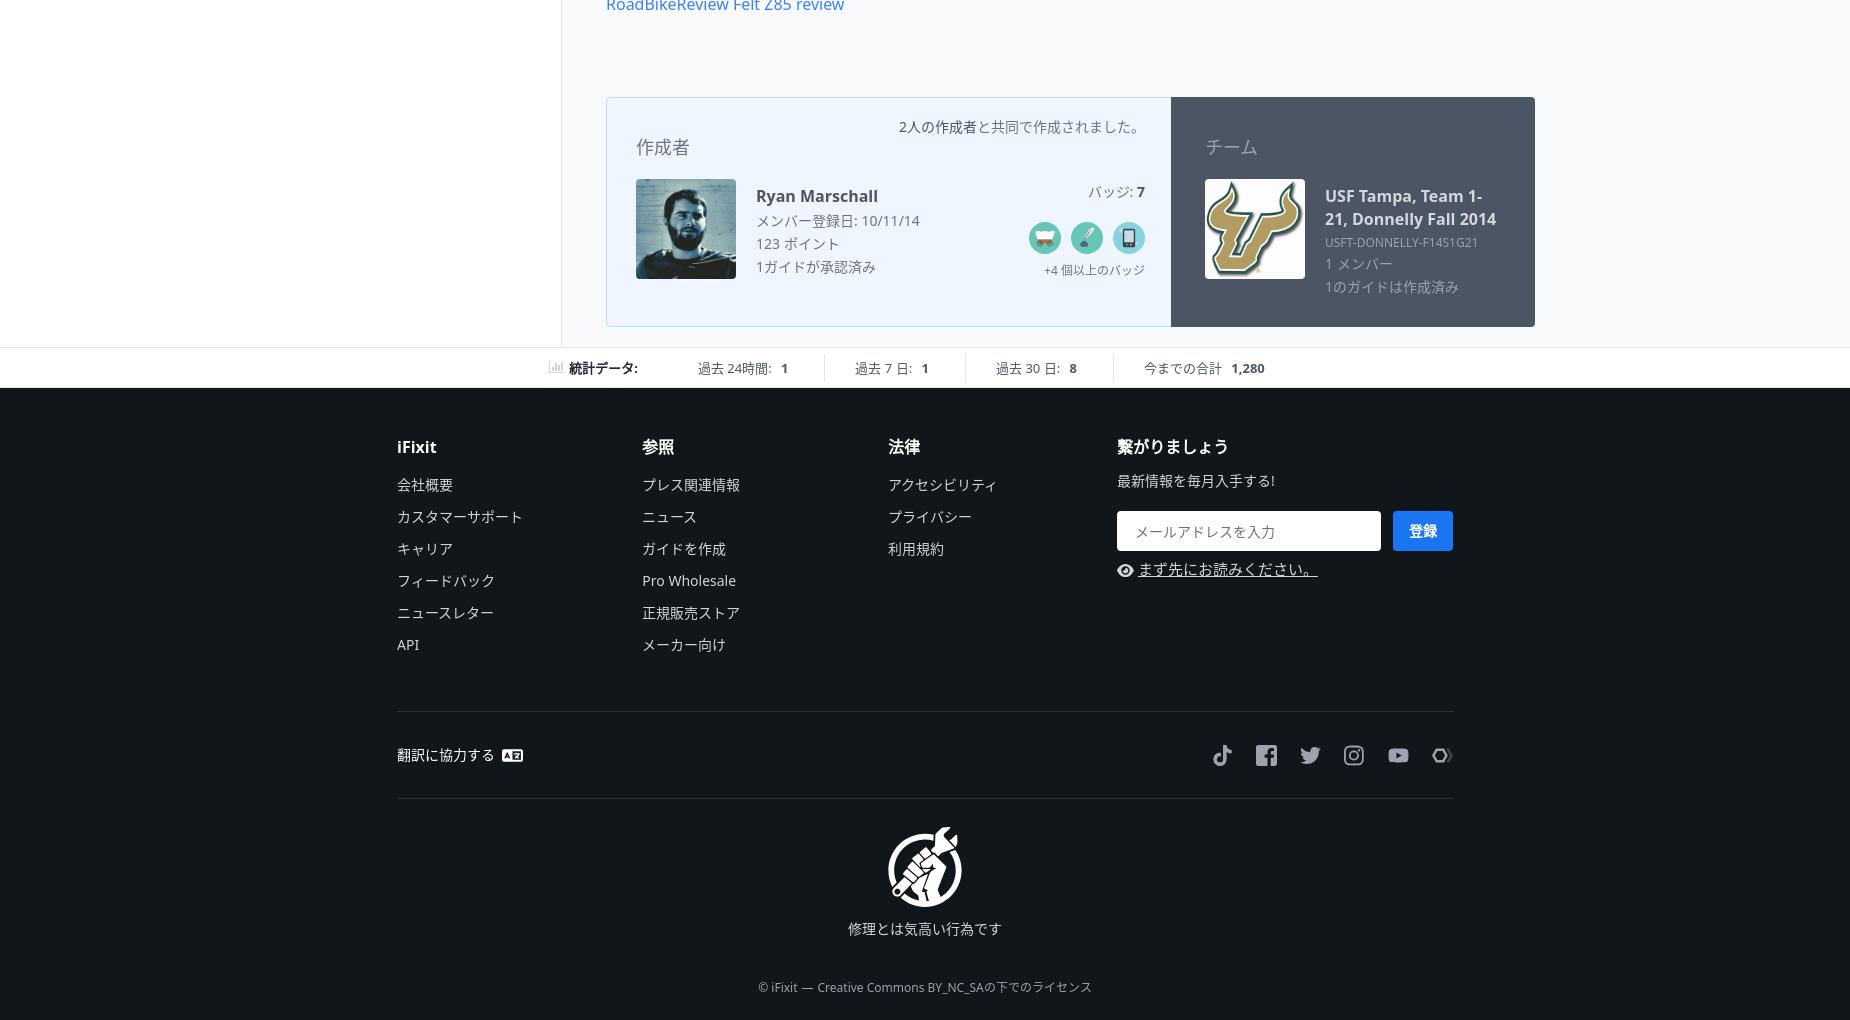 The height and width of the screenshot is (1020, 1850). Describe the element at coordinates (602, 365) in the screenshot. I see `'統計データ:'` at that location.